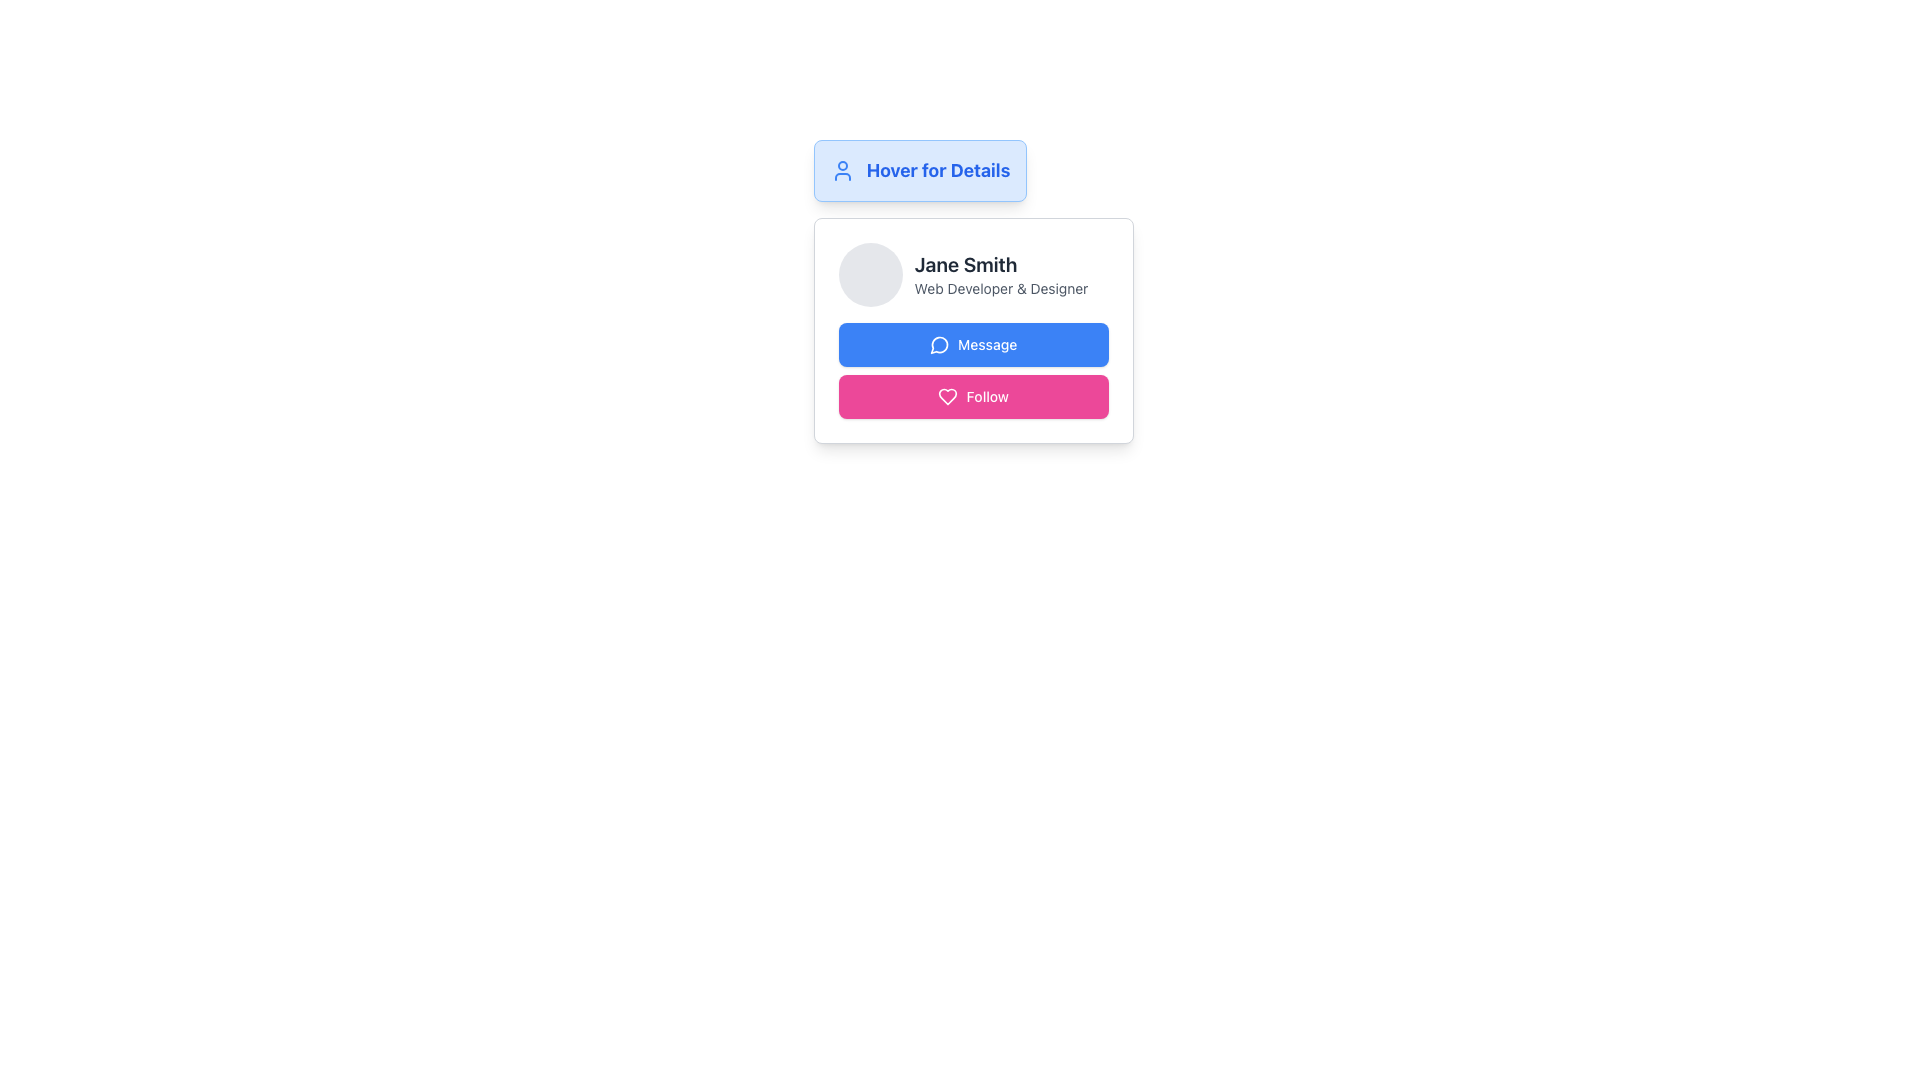 This screenshot has height=1080, width=1920. I want to click on the pink heart-shaped icon, so click(947, 397).